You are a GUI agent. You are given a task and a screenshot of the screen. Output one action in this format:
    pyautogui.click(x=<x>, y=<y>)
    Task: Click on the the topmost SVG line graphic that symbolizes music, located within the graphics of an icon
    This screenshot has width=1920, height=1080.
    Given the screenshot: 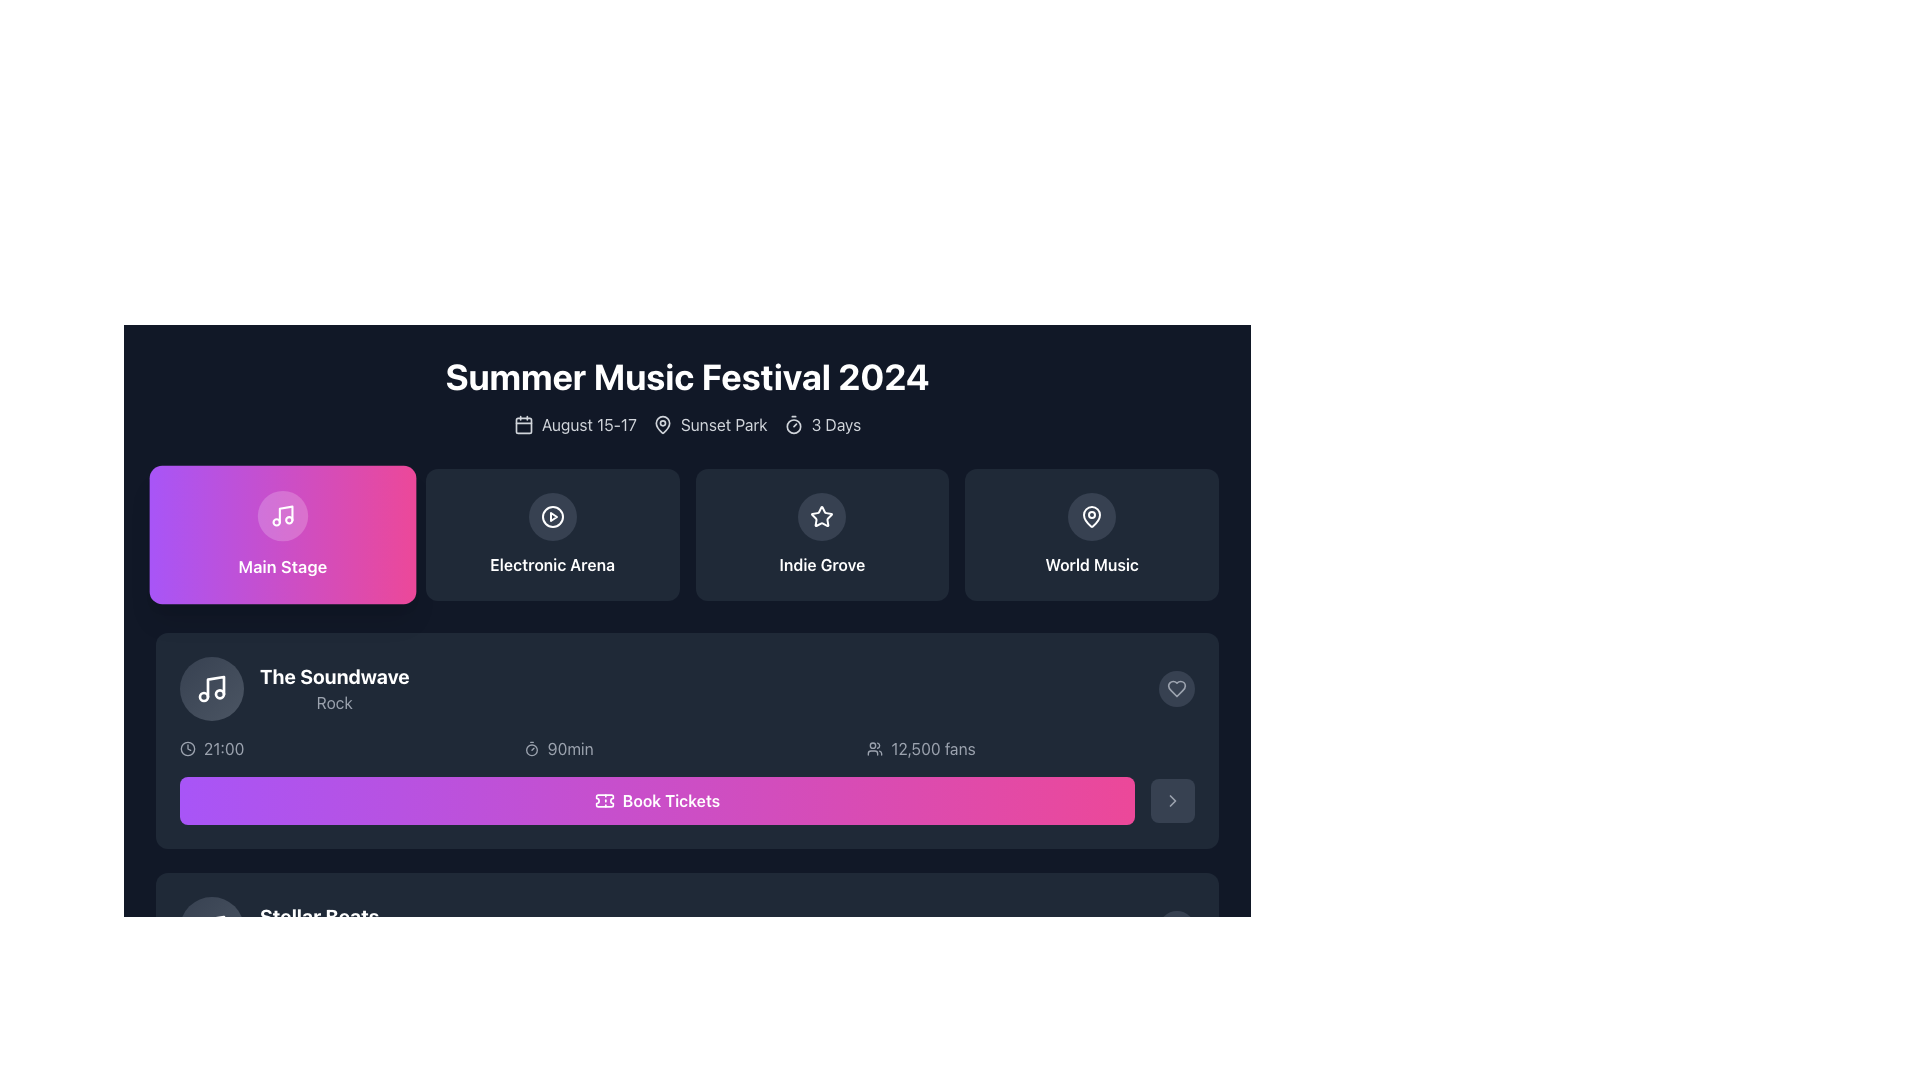 What is the action you would take?
    pyautogui.click(x=216, y=685)
    